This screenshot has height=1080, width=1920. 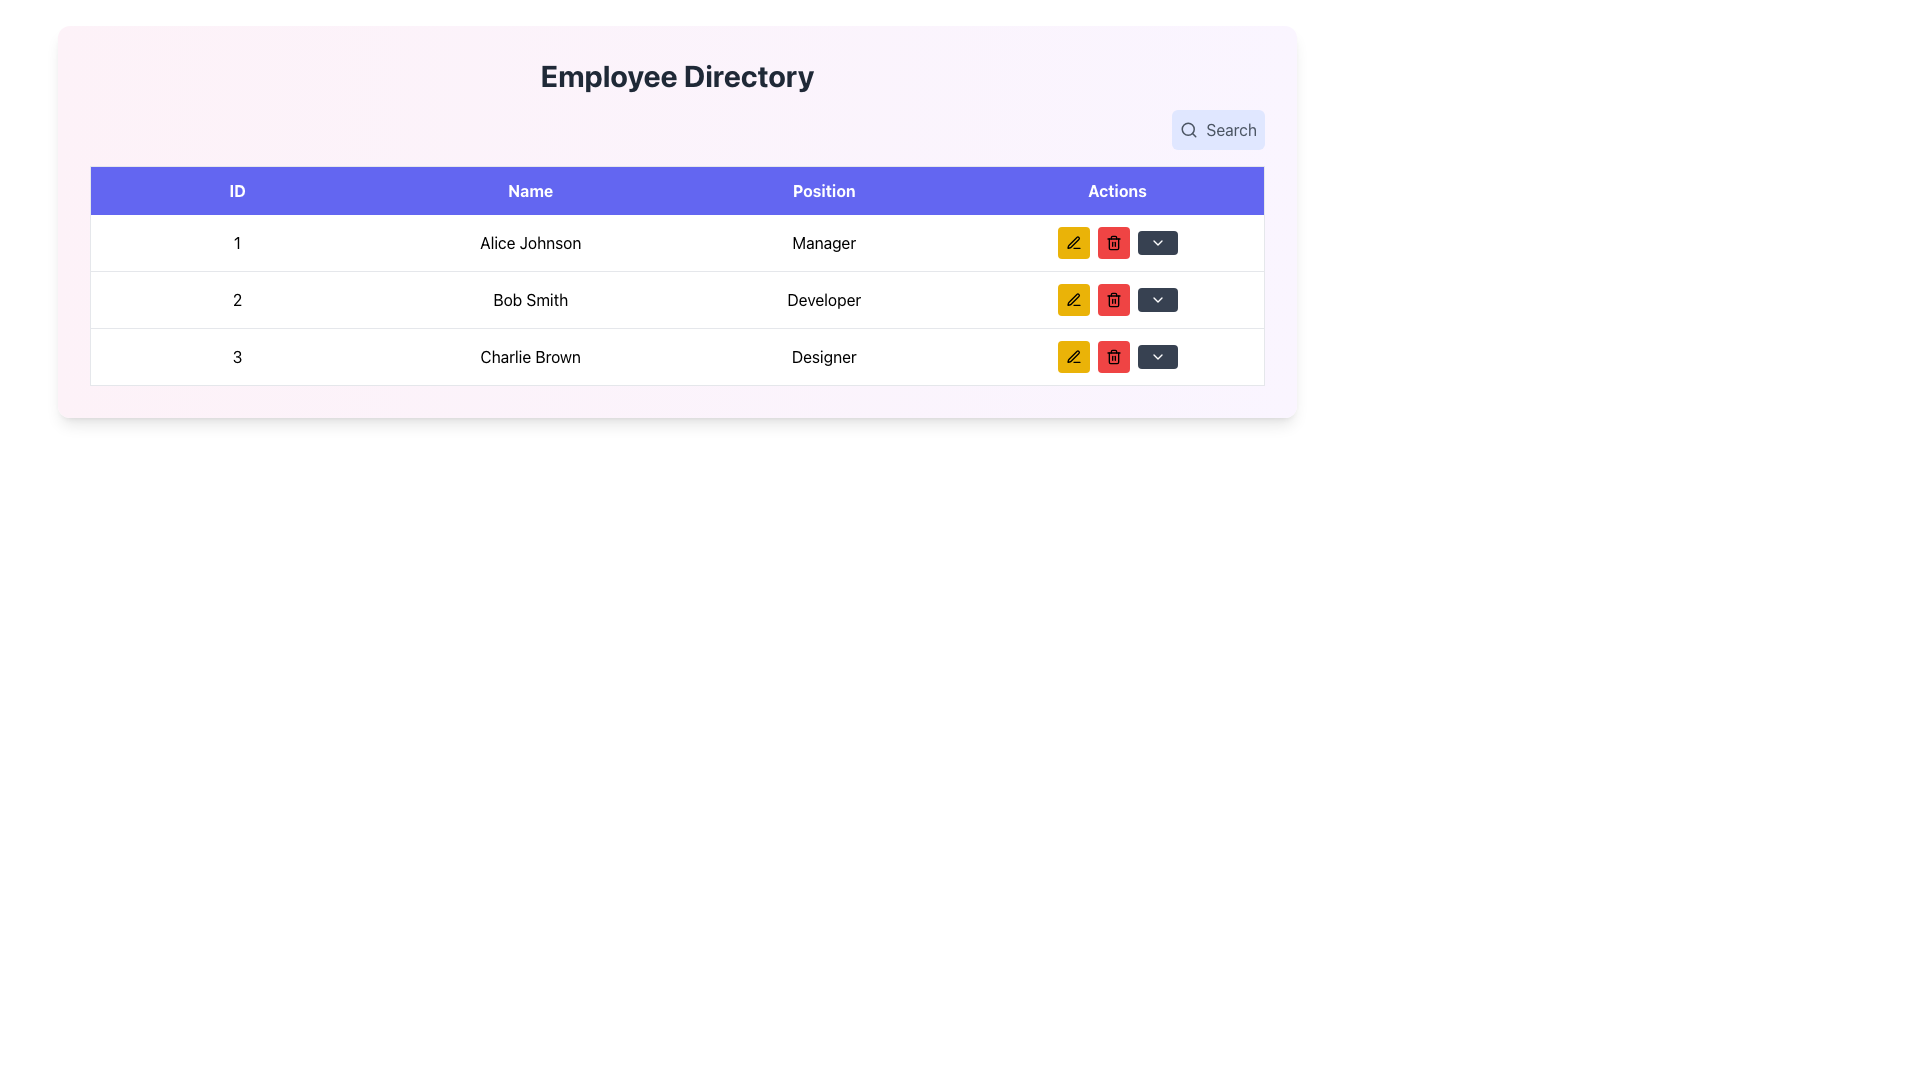 I want to click on the delete button located in the 'Actions' section of the row labeled 'Alice Johnson' and 'Manager', so click(x=1116, y=242).